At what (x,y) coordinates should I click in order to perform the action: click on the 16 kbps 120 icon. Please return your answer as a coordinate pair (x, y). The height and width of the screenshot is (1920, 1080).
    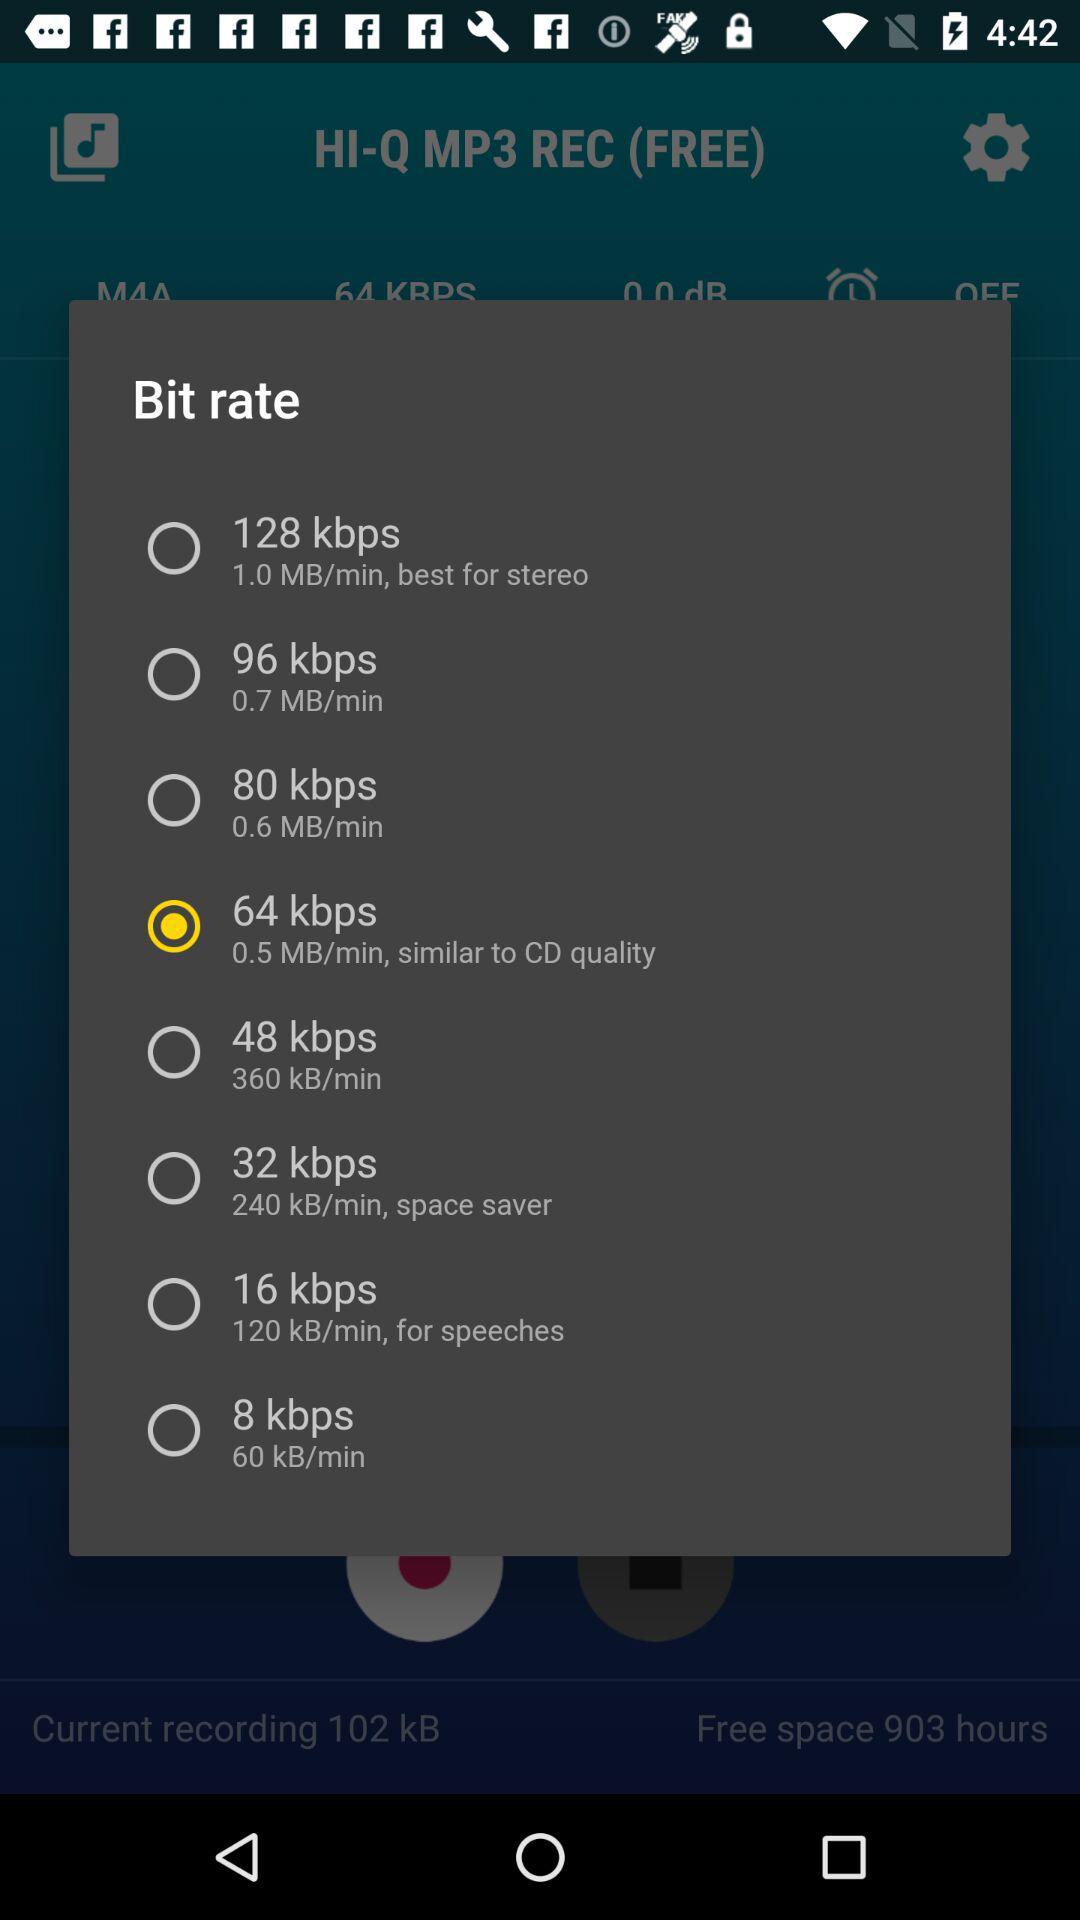
    Looking at the image, I should click on (390, 1304).